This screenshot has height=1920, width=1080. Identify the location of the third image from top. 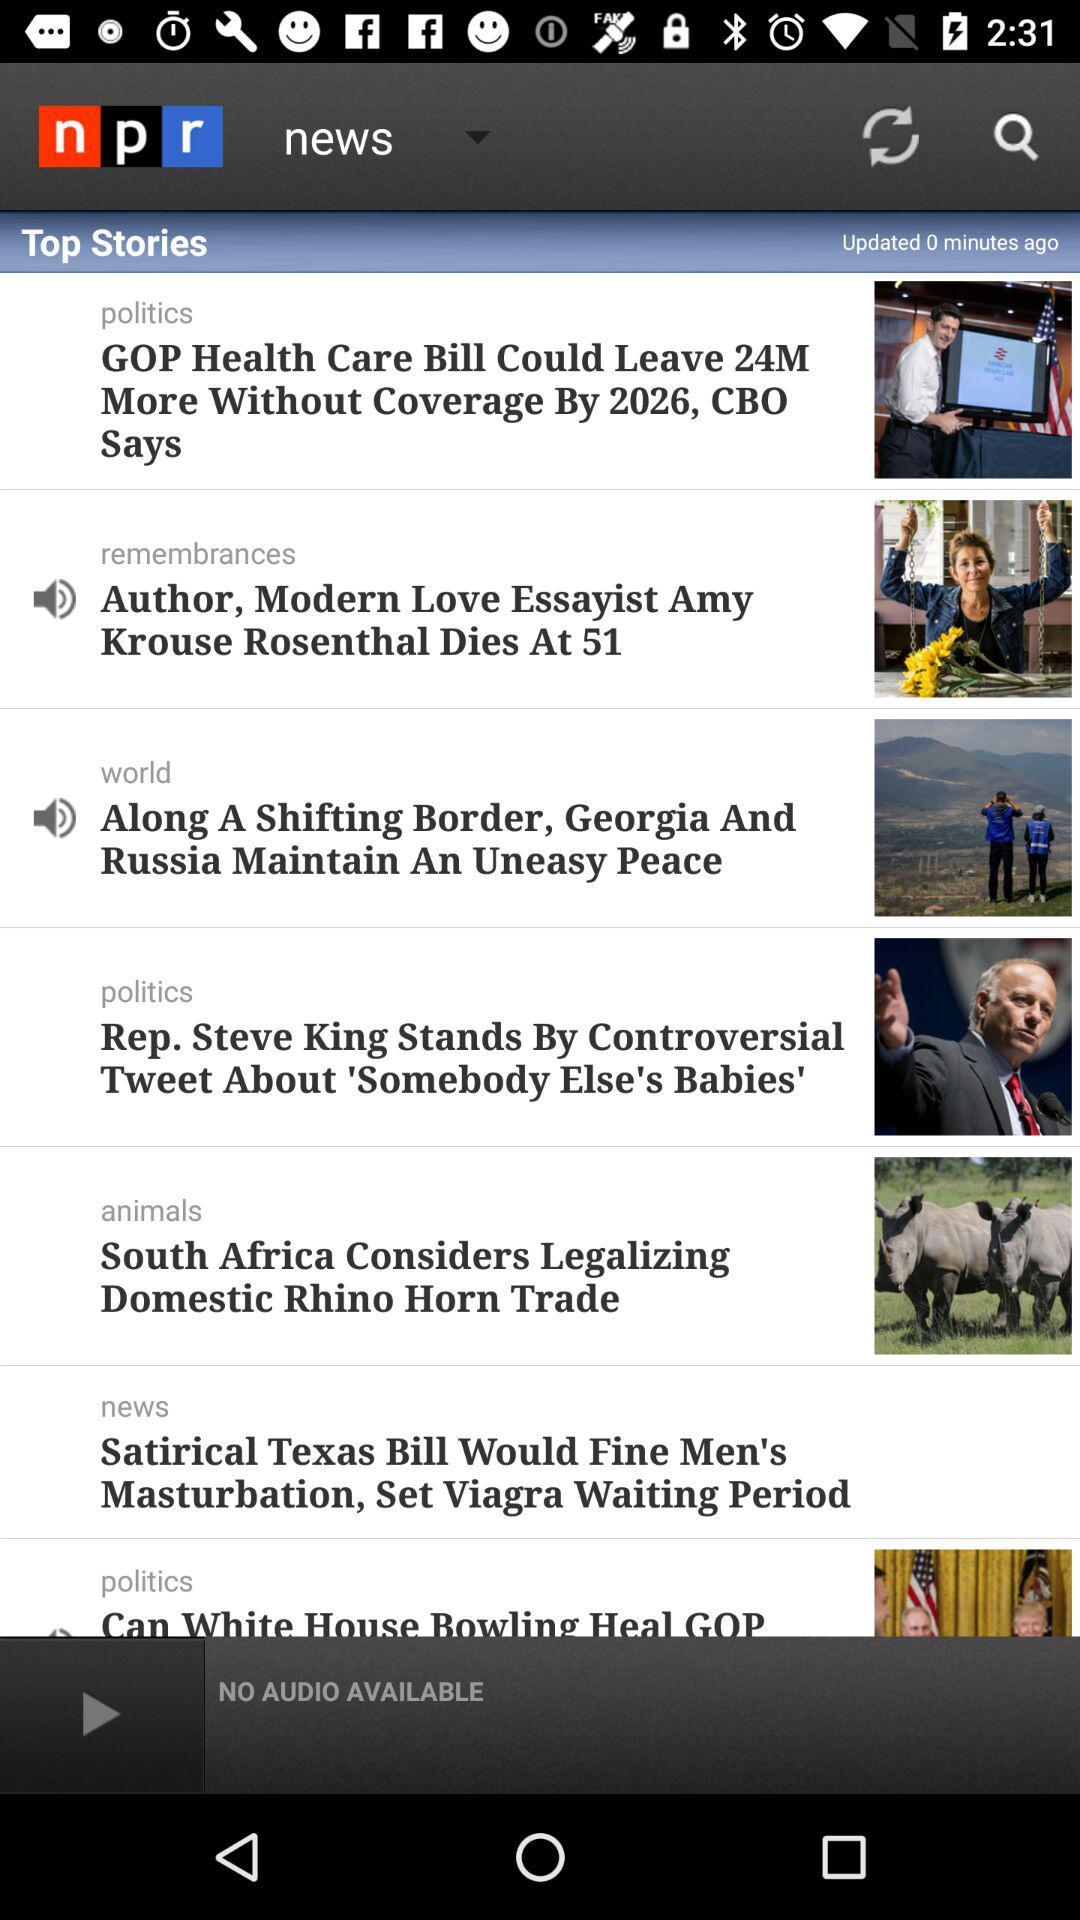
(972, 817).